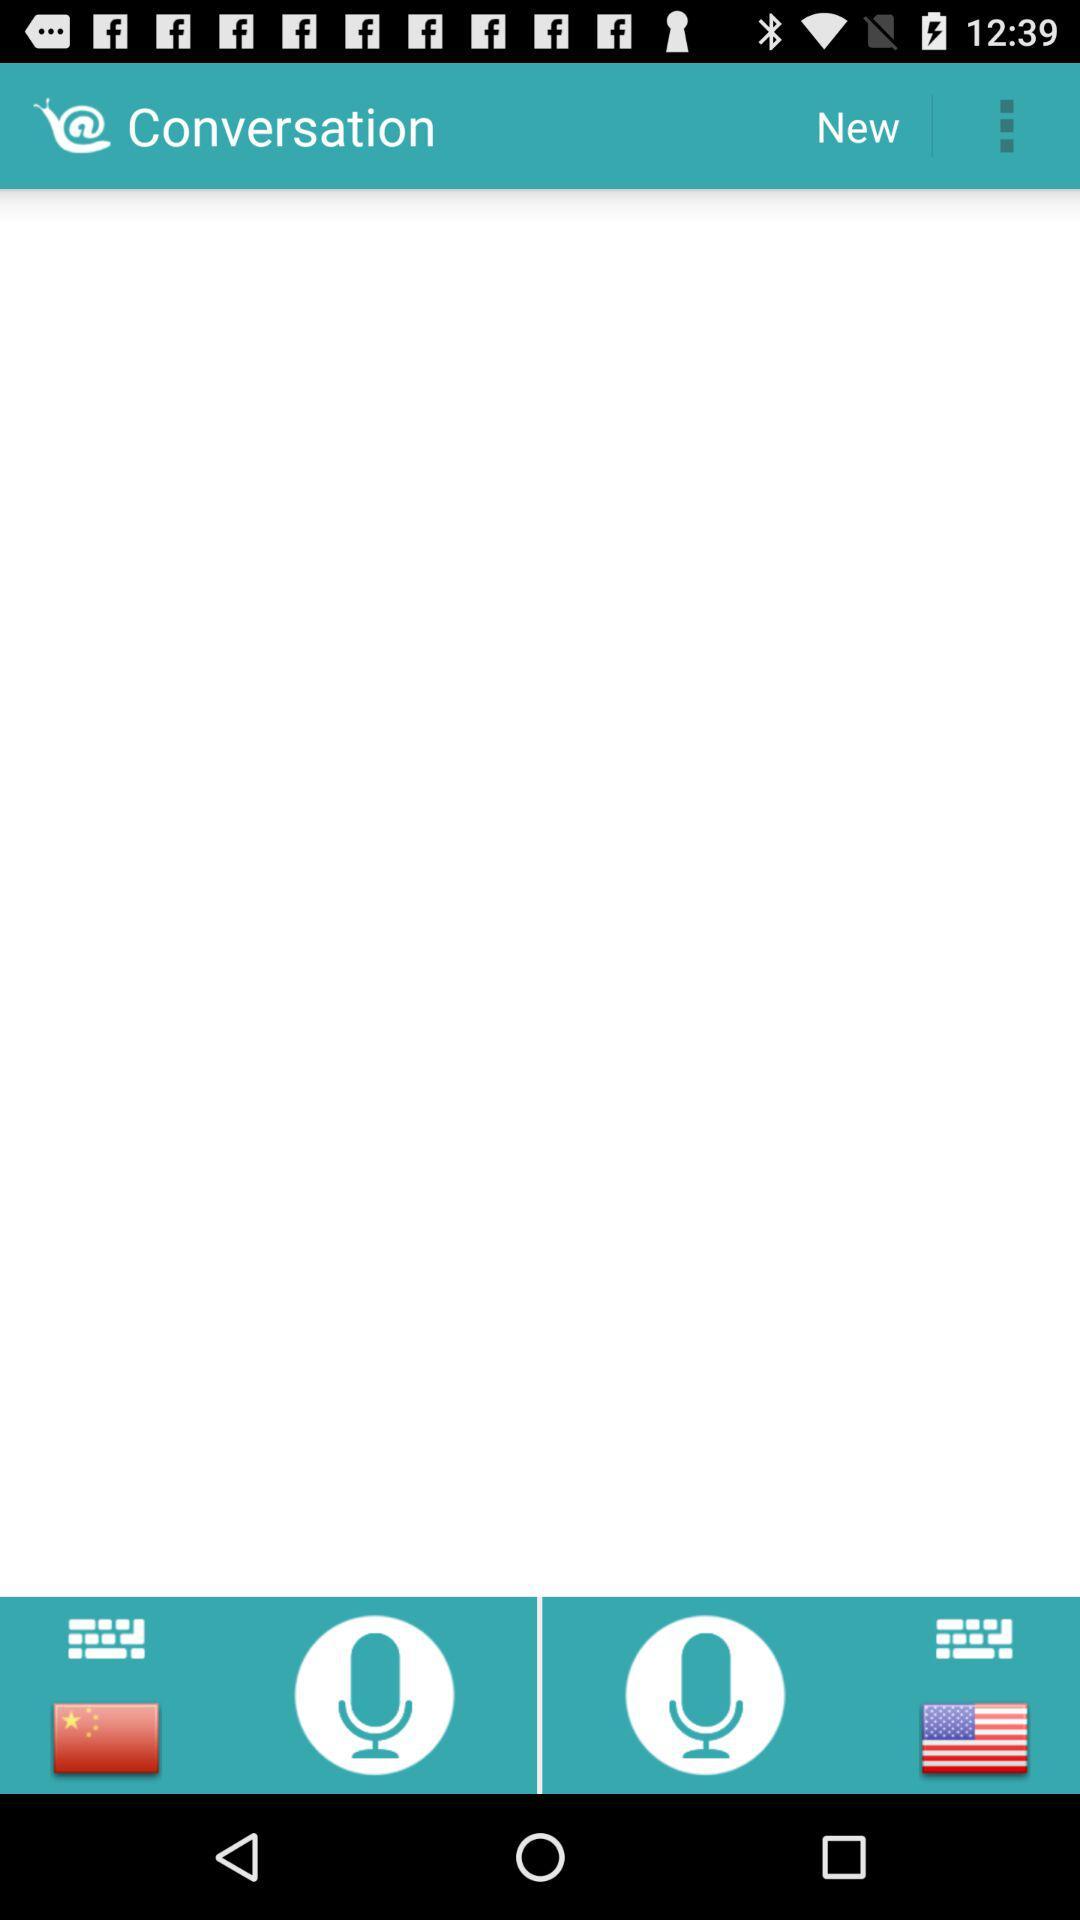 This screenshot has height=1920, width=1080. Describe the element at coordinates (1006, 124) in the screenshot. I see `item next to new icon` at that location.